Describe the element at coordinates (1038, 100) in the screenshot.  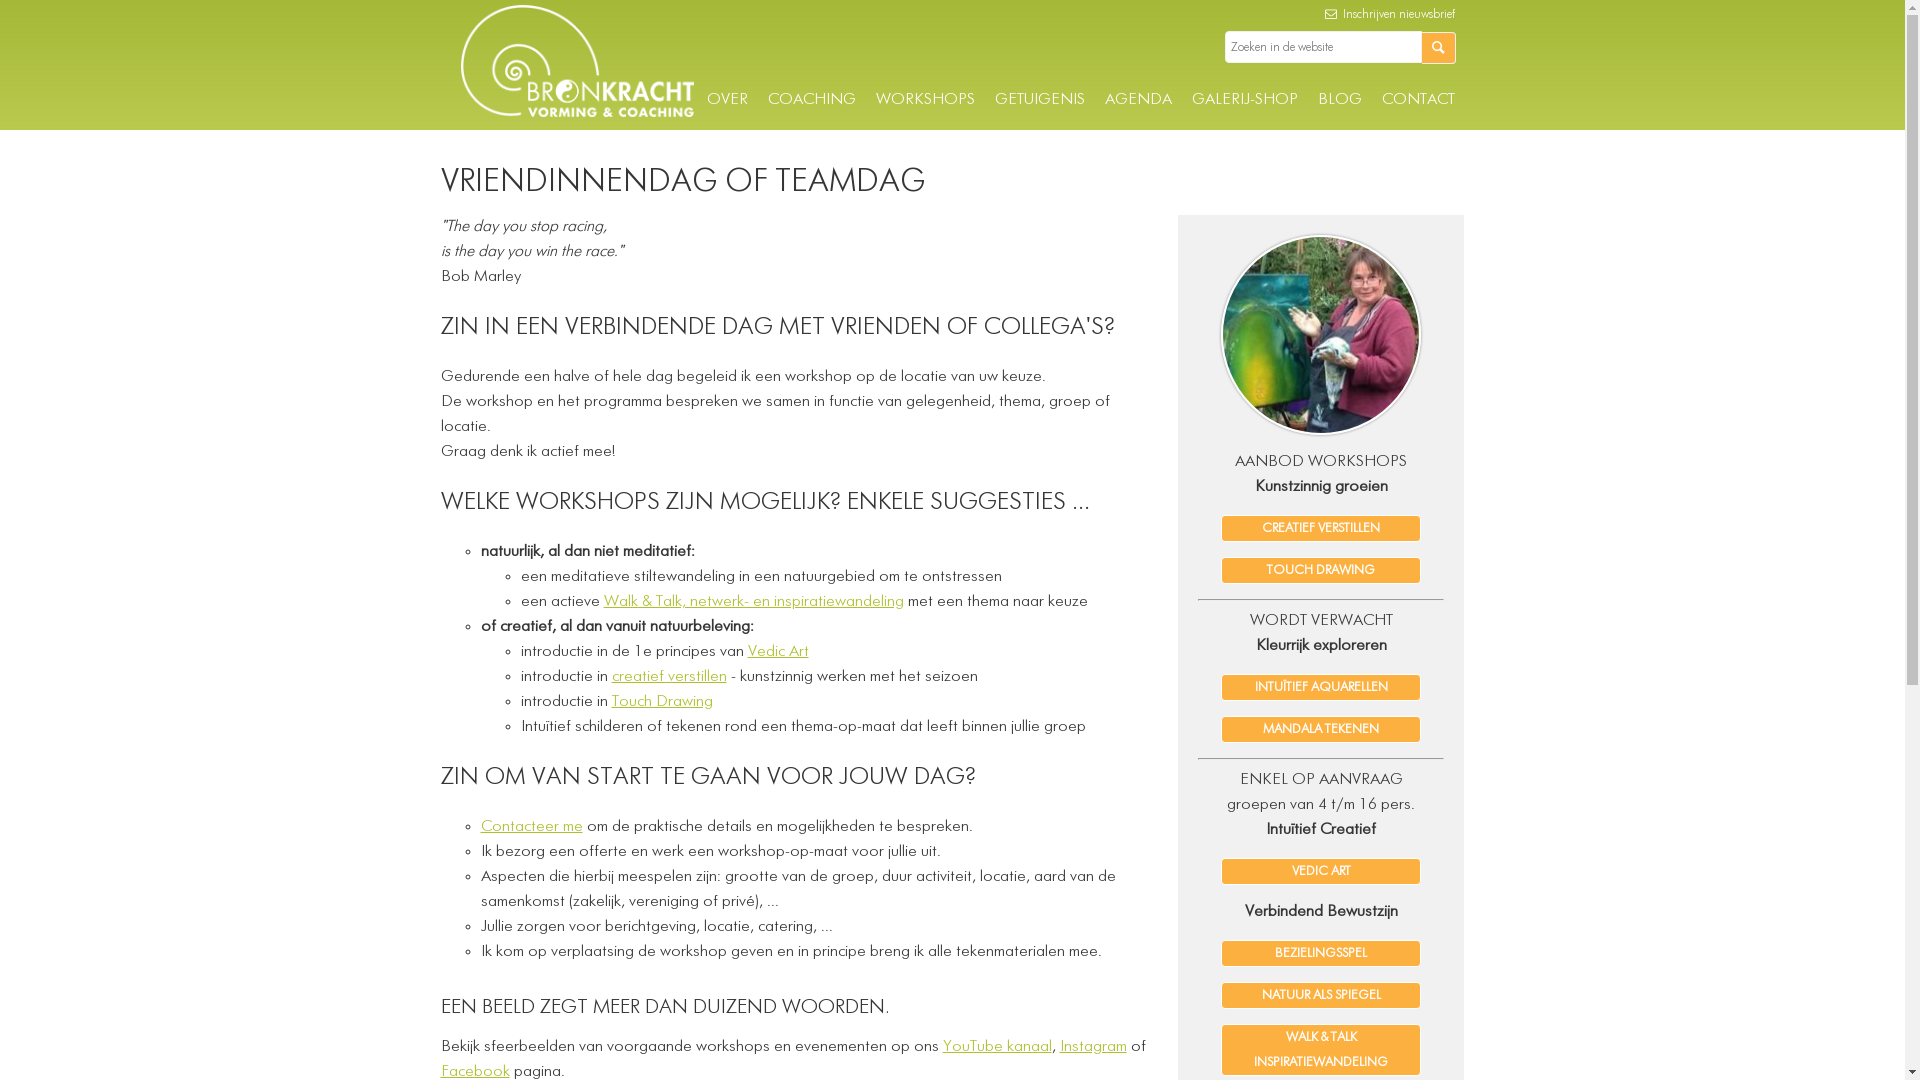
I see `'GETUIGENIS'` at that location.